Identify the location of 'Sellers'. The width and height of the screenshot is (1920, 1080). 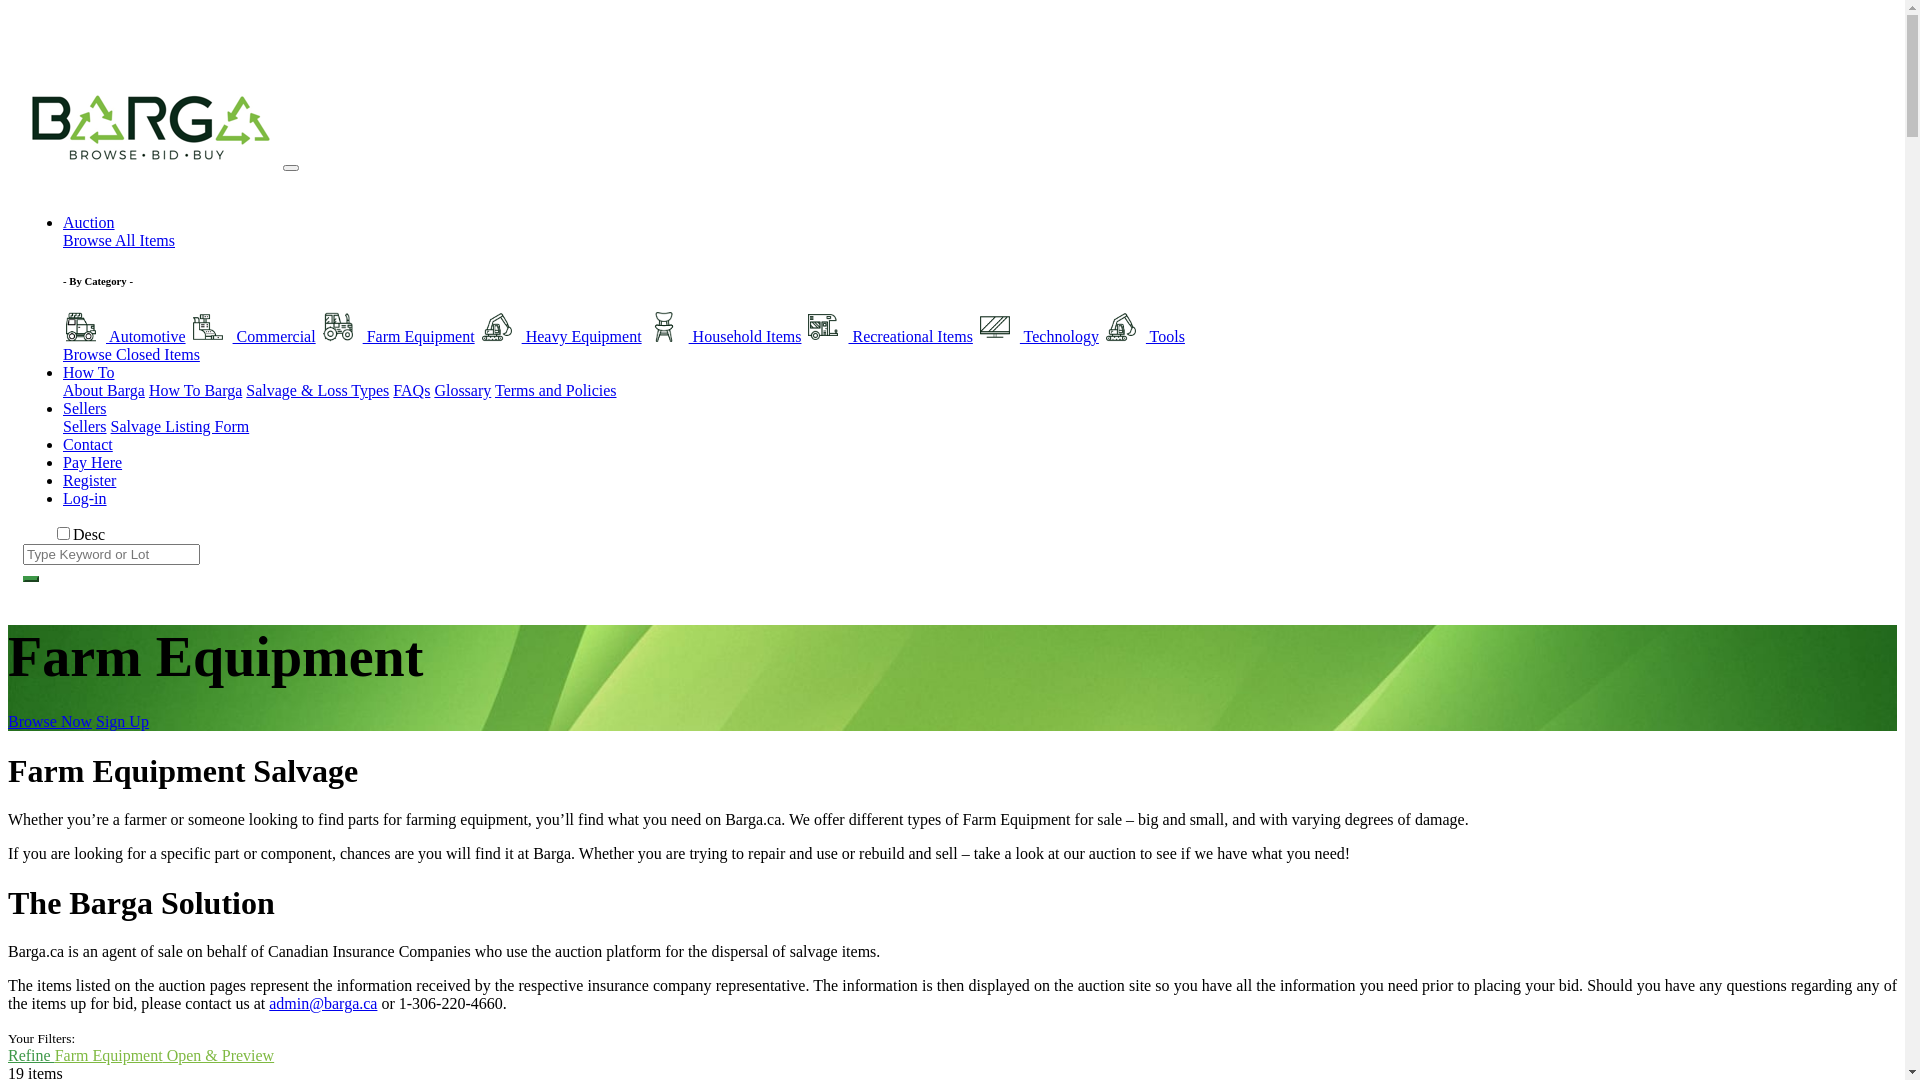
(84, 407).